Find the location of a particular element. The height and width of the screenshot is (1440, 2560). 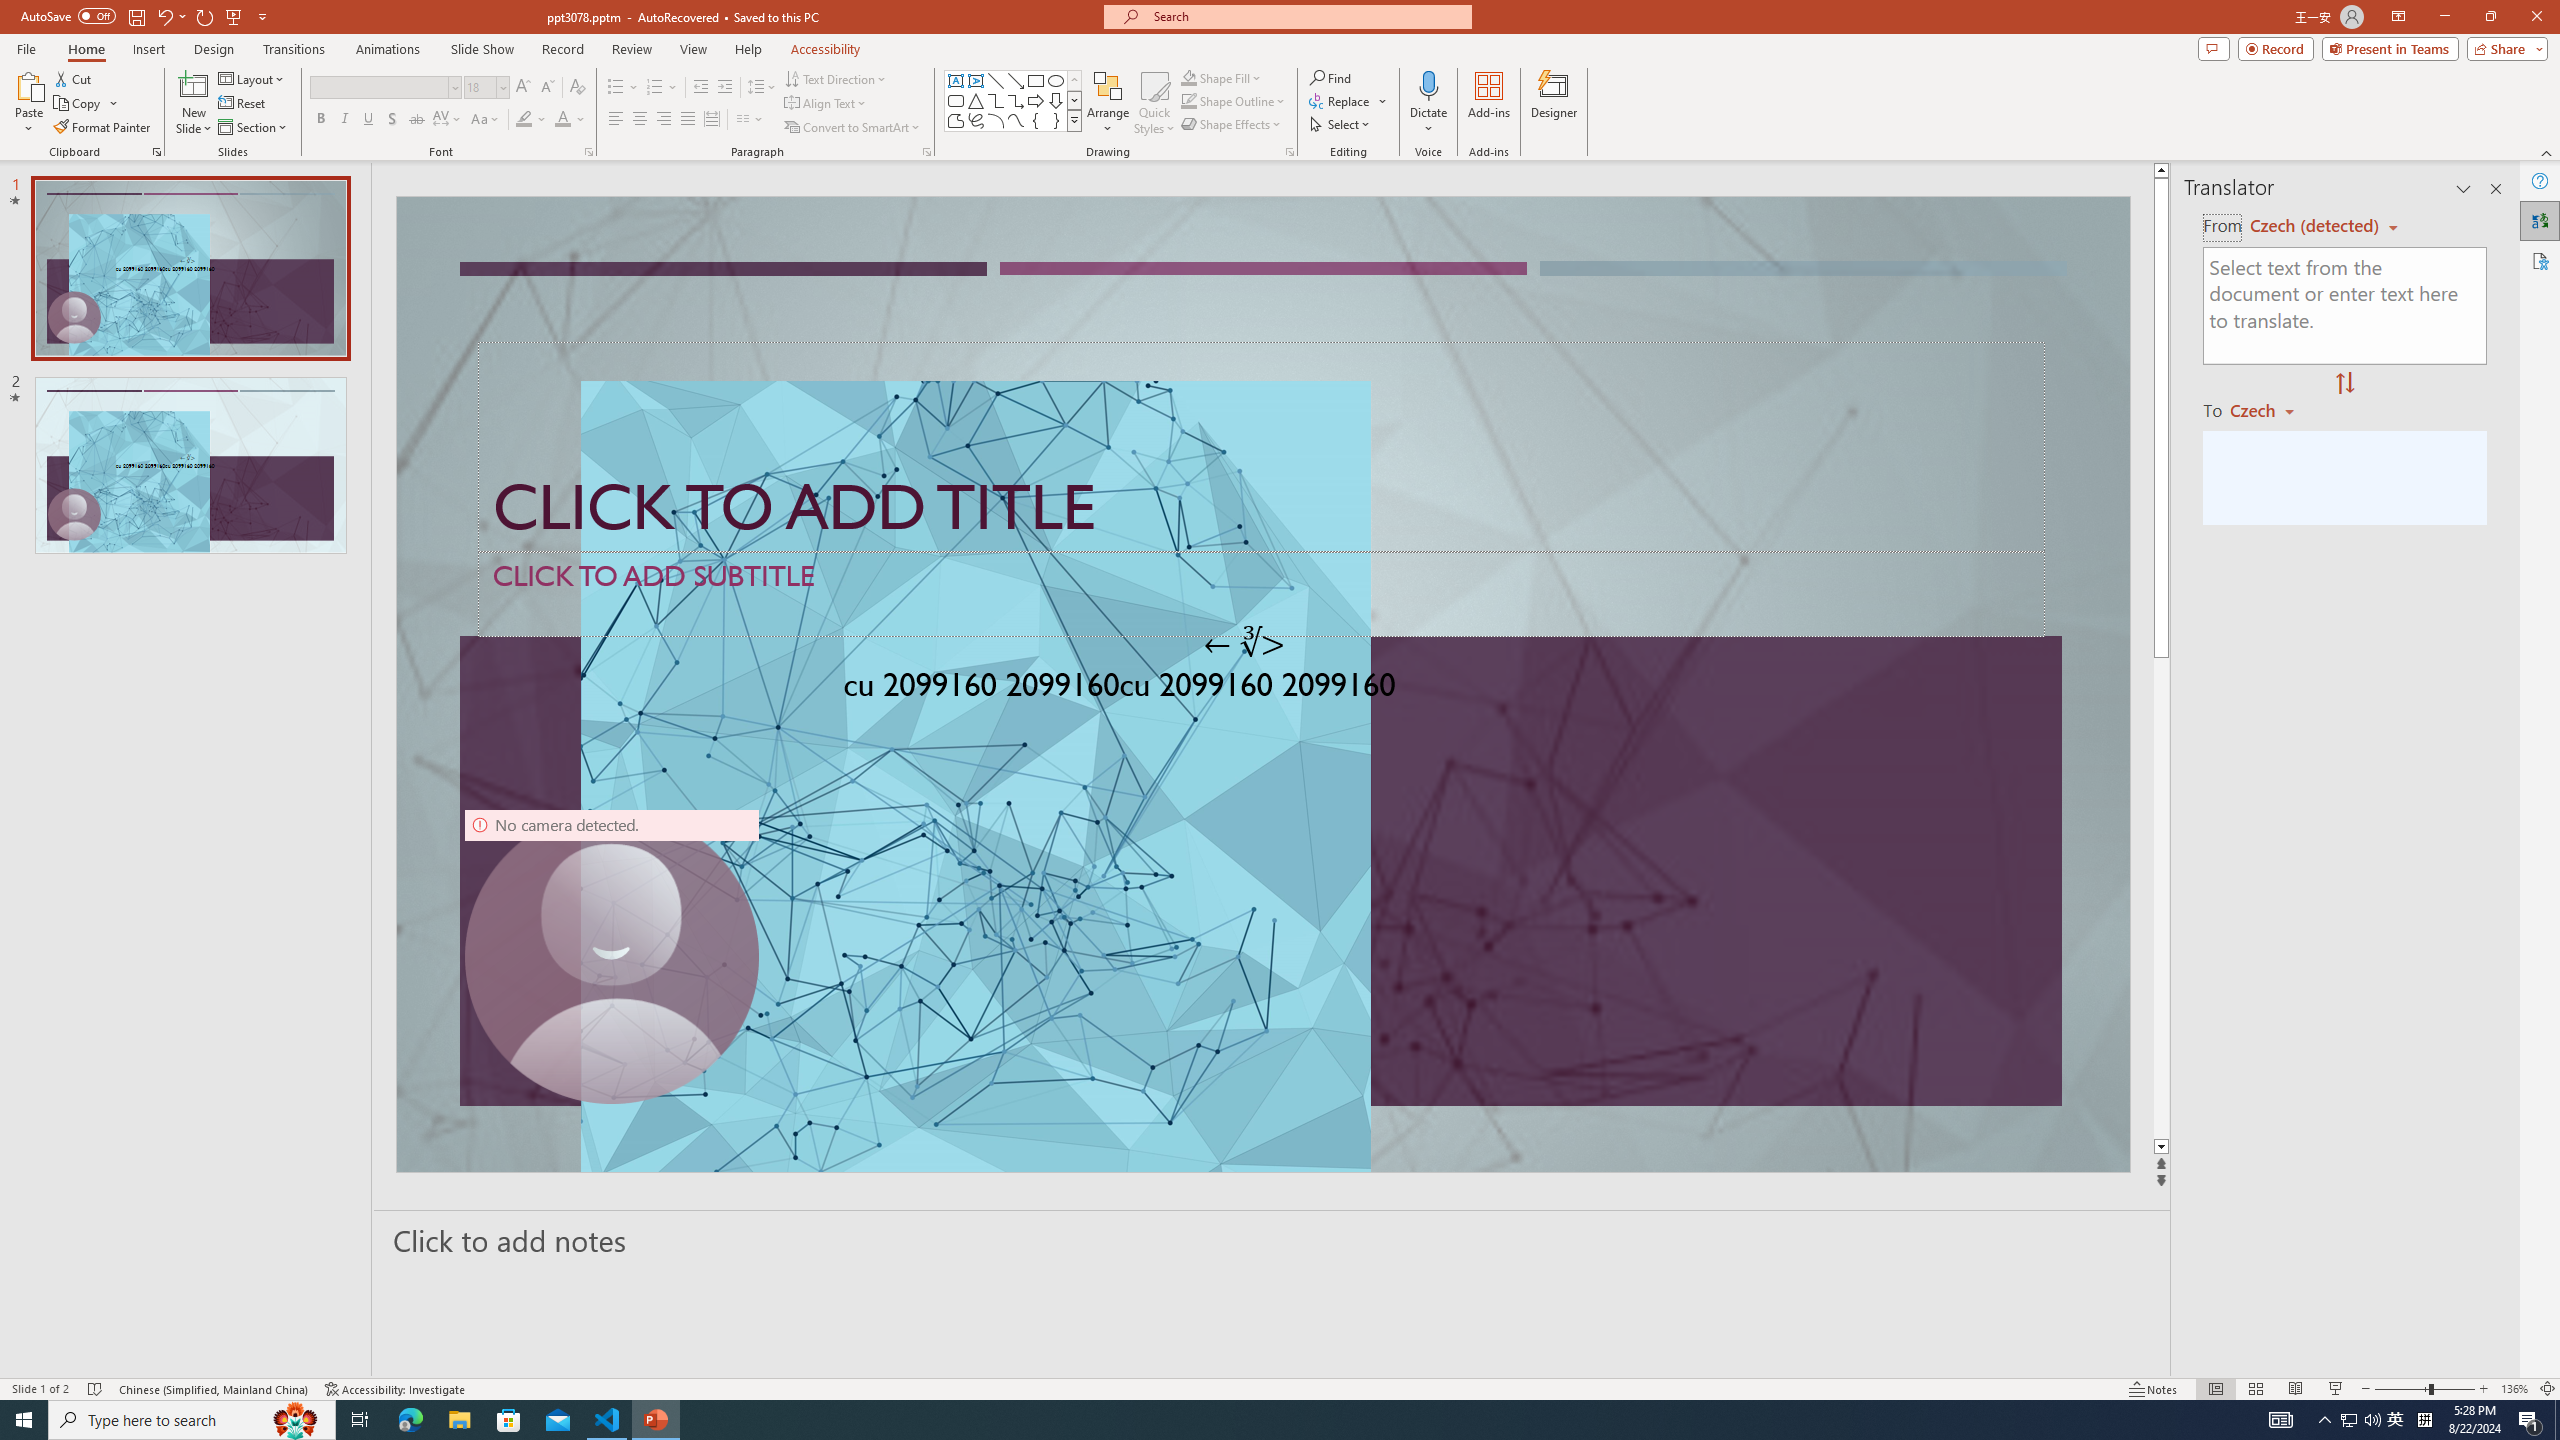

'Czech (detected)' is located at coordinates (2315, 225).